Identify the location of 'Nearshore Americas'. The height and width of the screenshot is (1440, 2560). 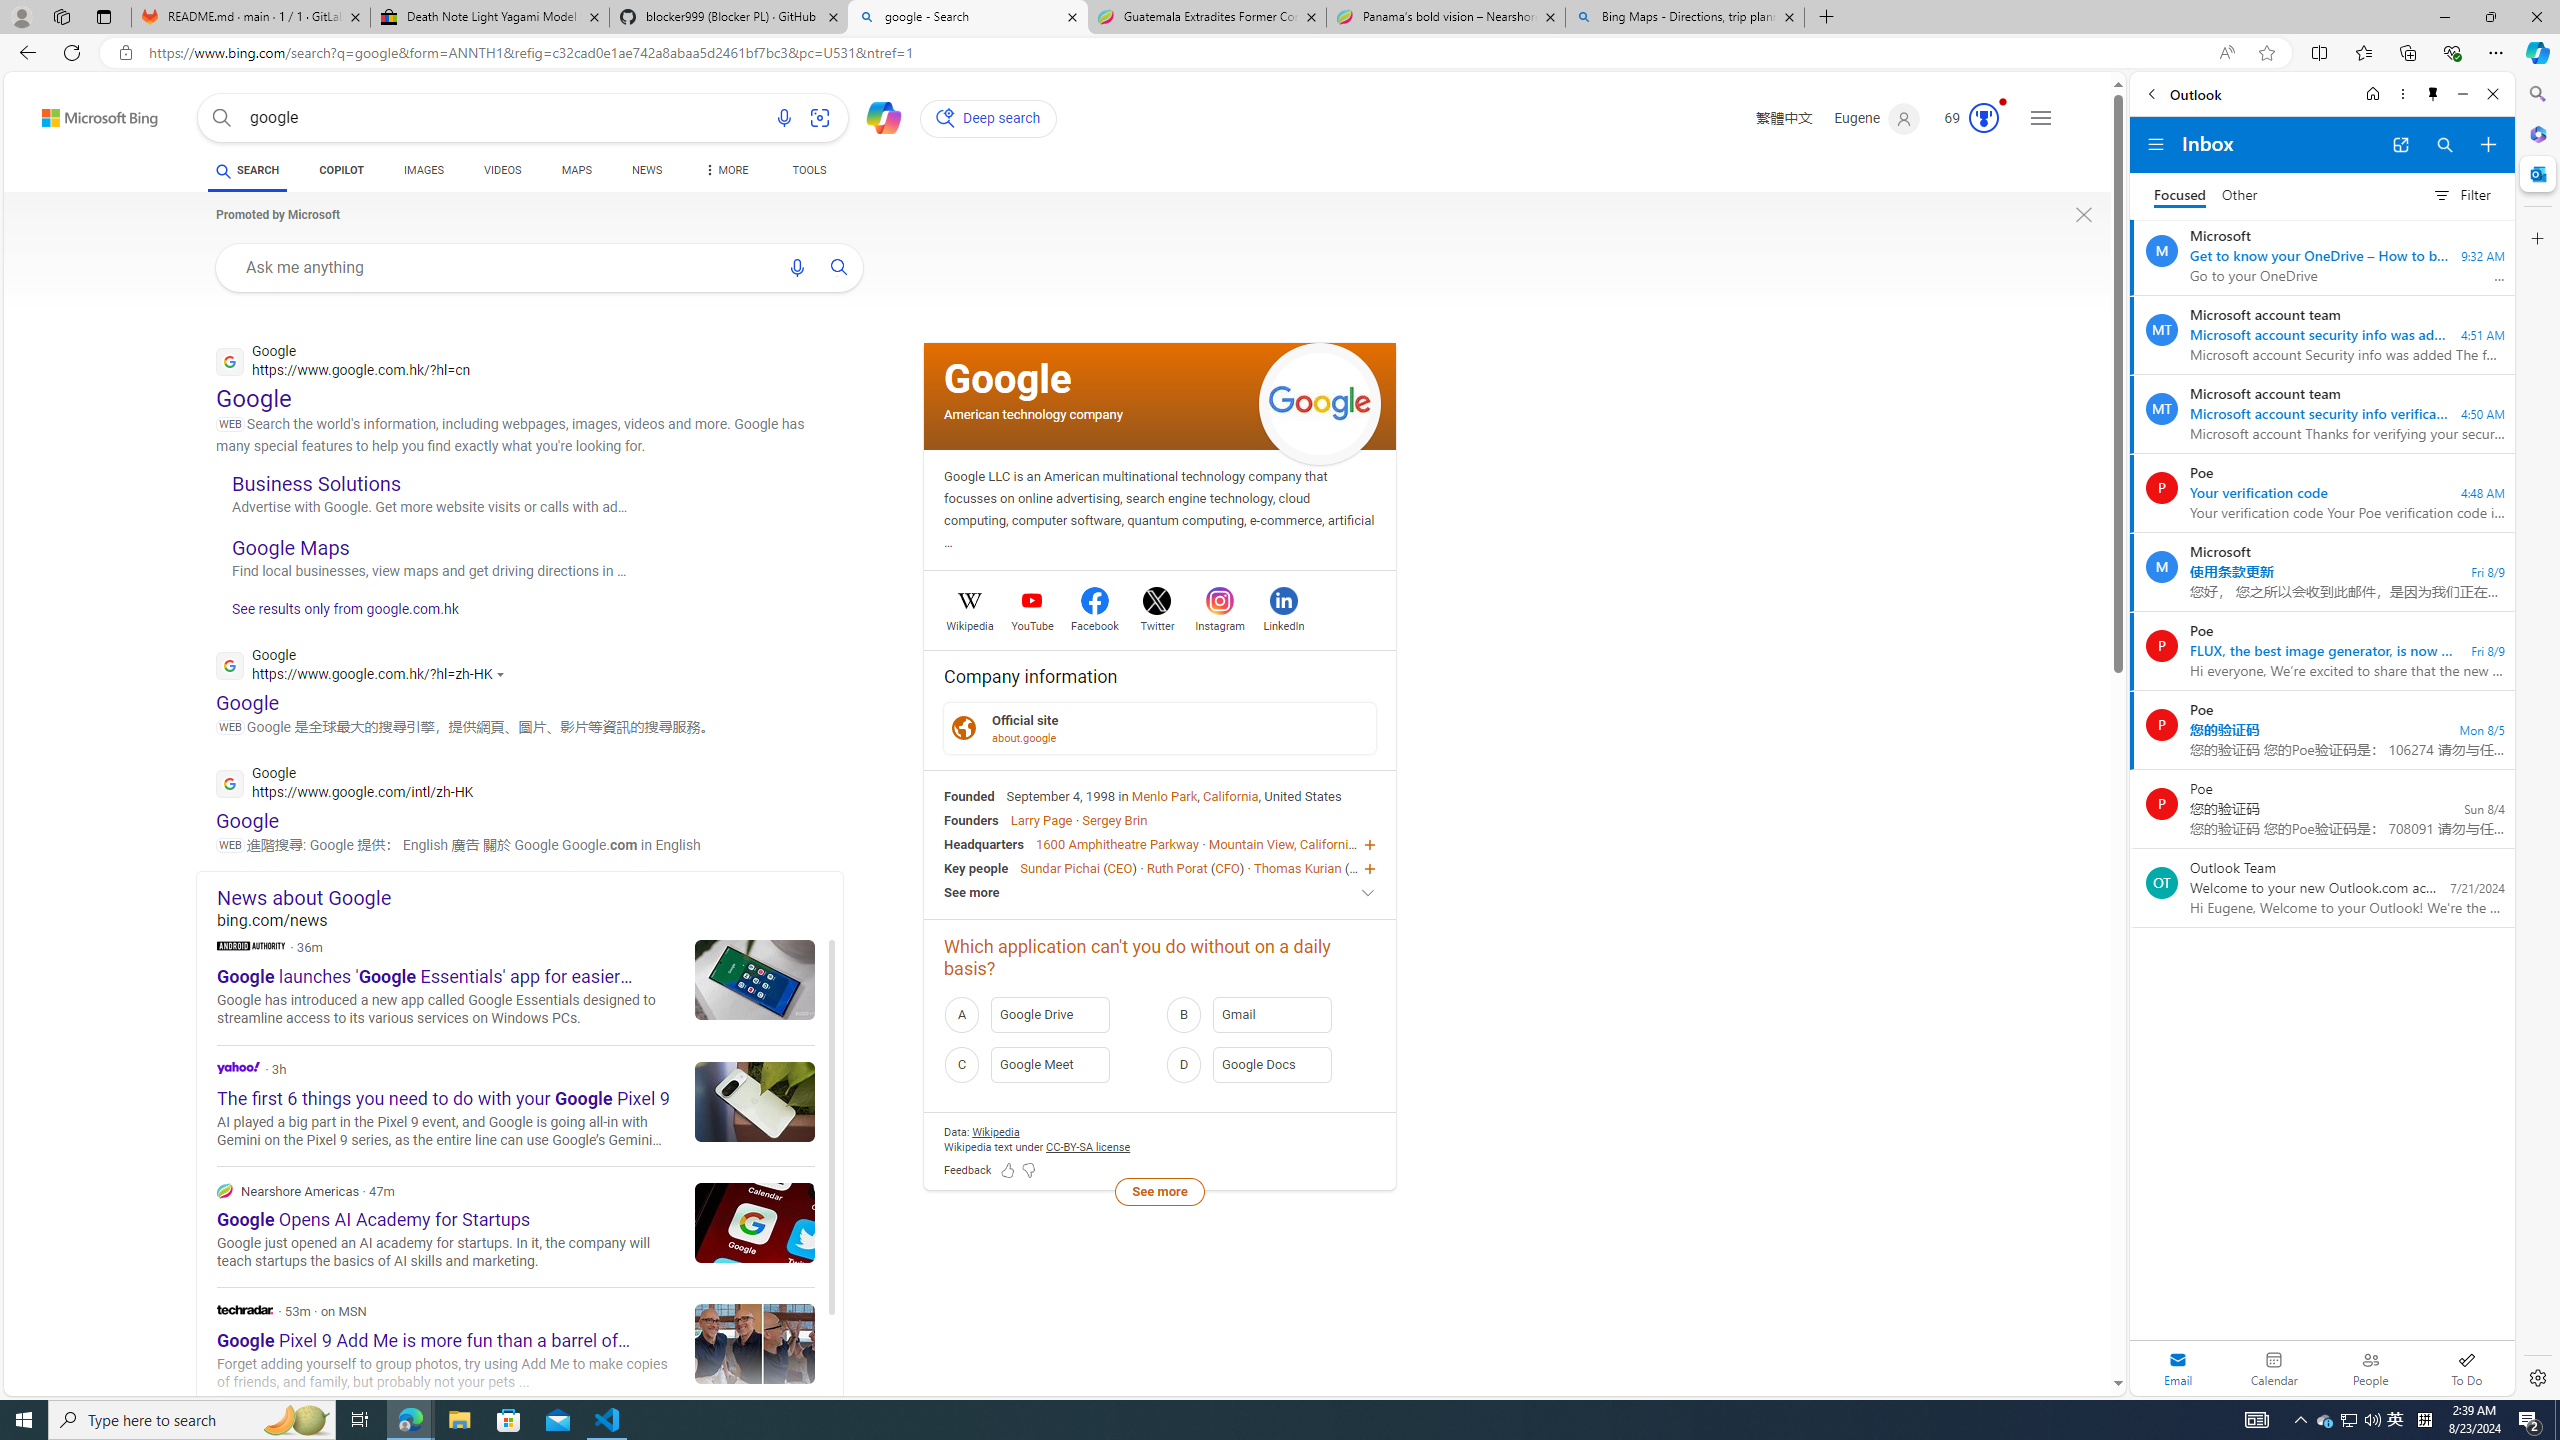
(224, 1190).